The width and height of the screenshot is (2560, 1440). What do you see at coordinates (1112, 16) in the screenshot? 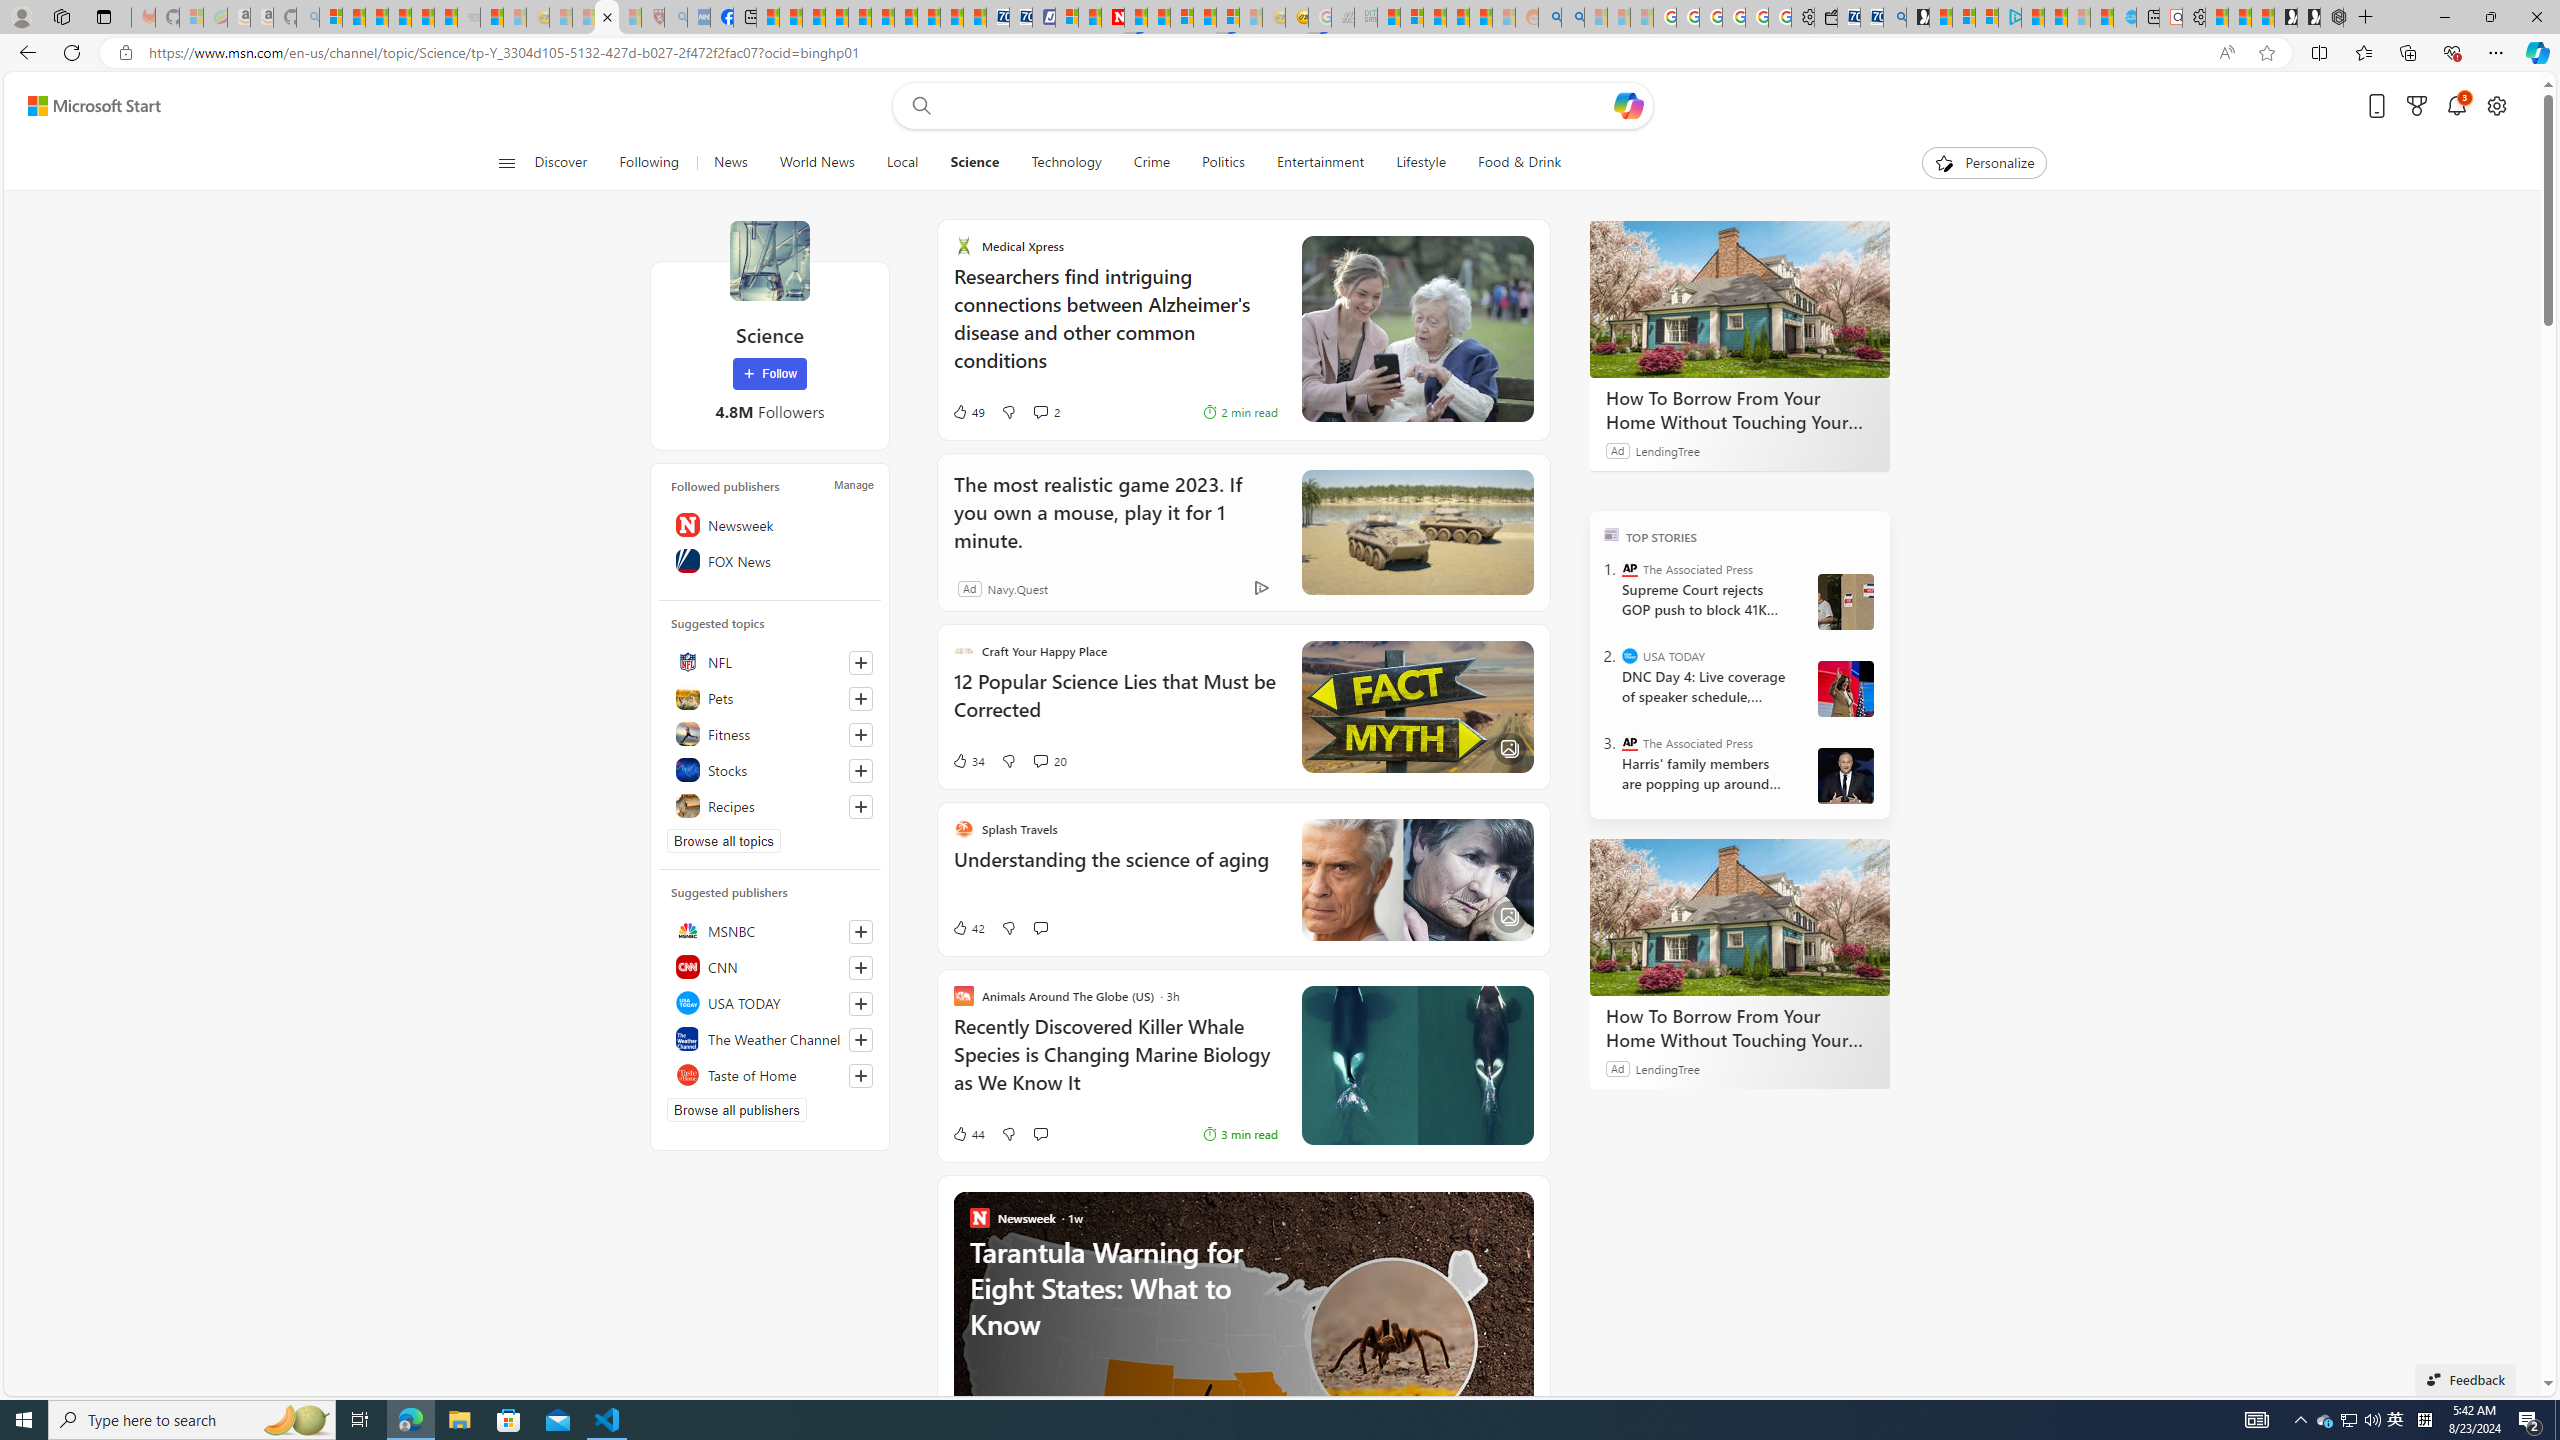
I see `'Latest Politics News & Archive | Newsweek.com'` at bounding box center [1112, 16].